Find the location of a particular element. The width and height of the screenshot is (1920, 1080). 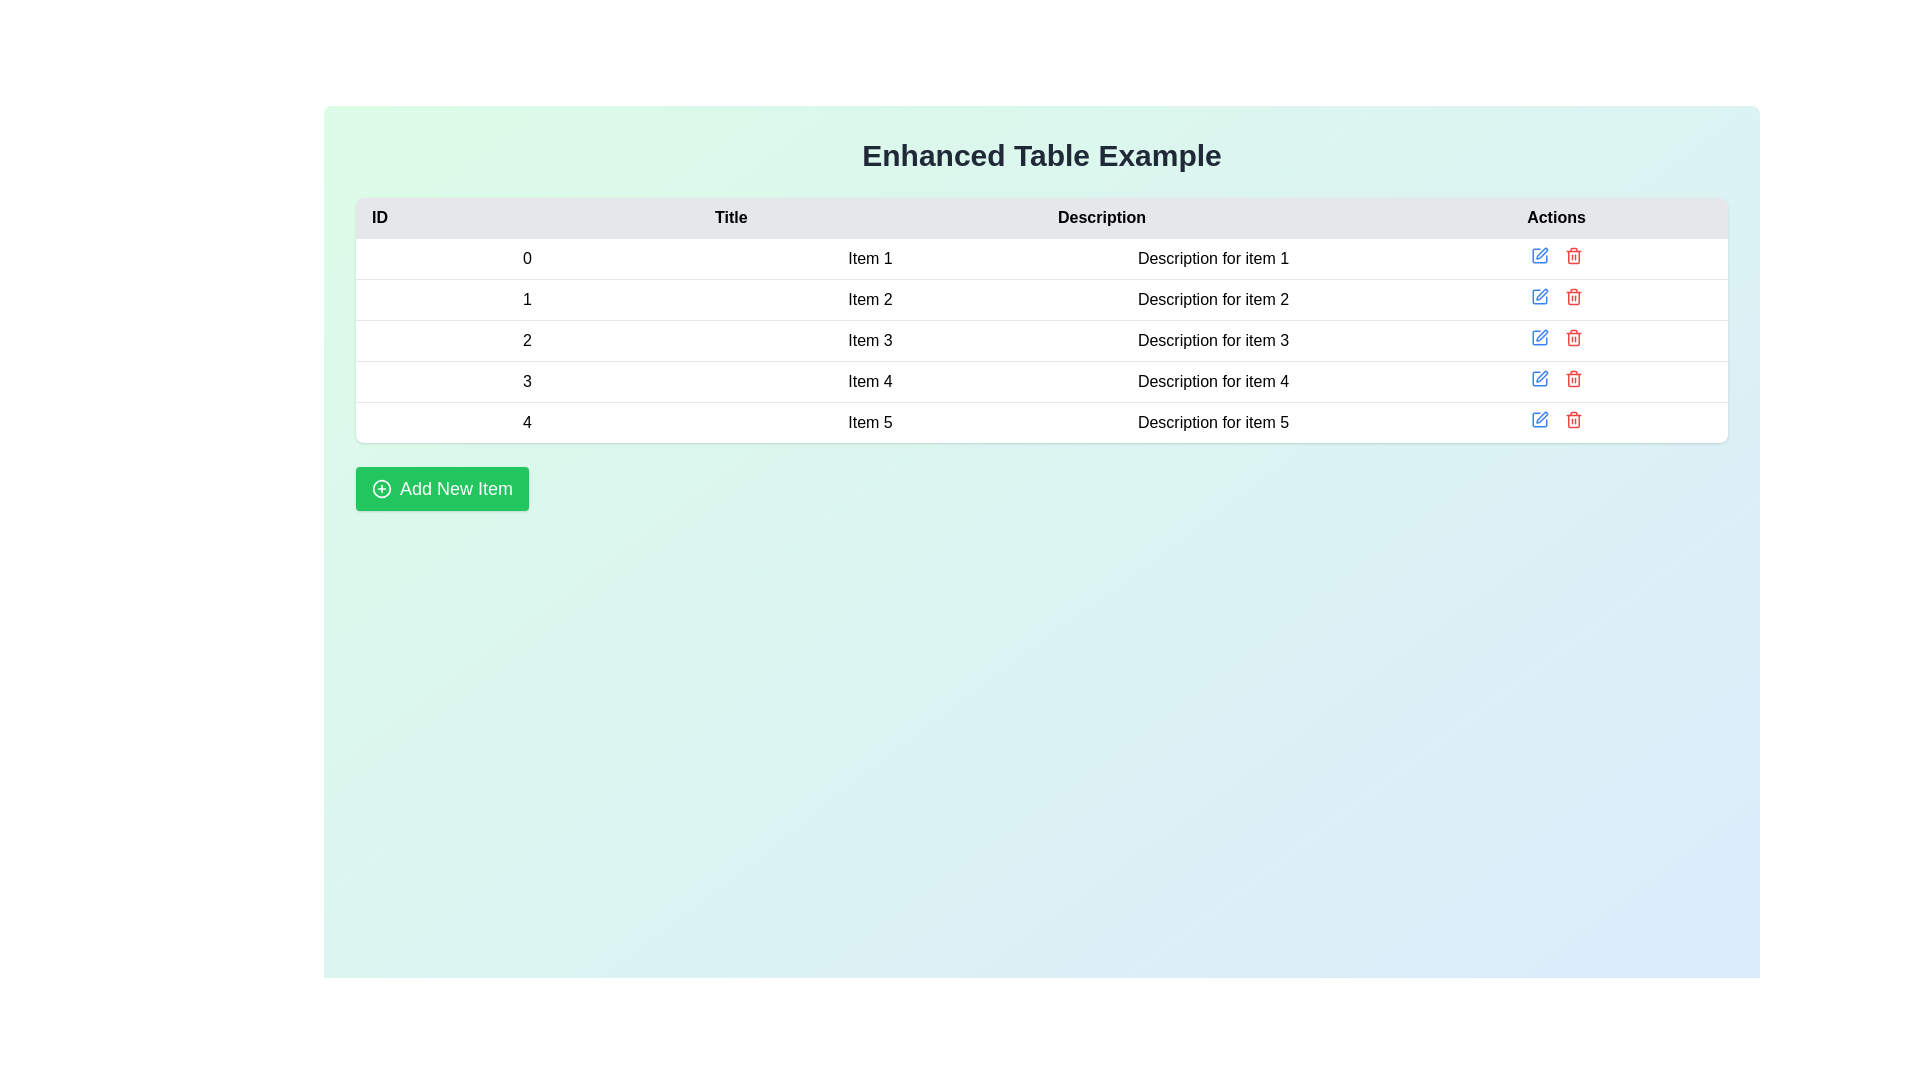

the 'Edit' button in the Interactive control group for 'Item 3' located in the fourth column of the table under the 'Actions' section is located at coordinates (1555, 337).